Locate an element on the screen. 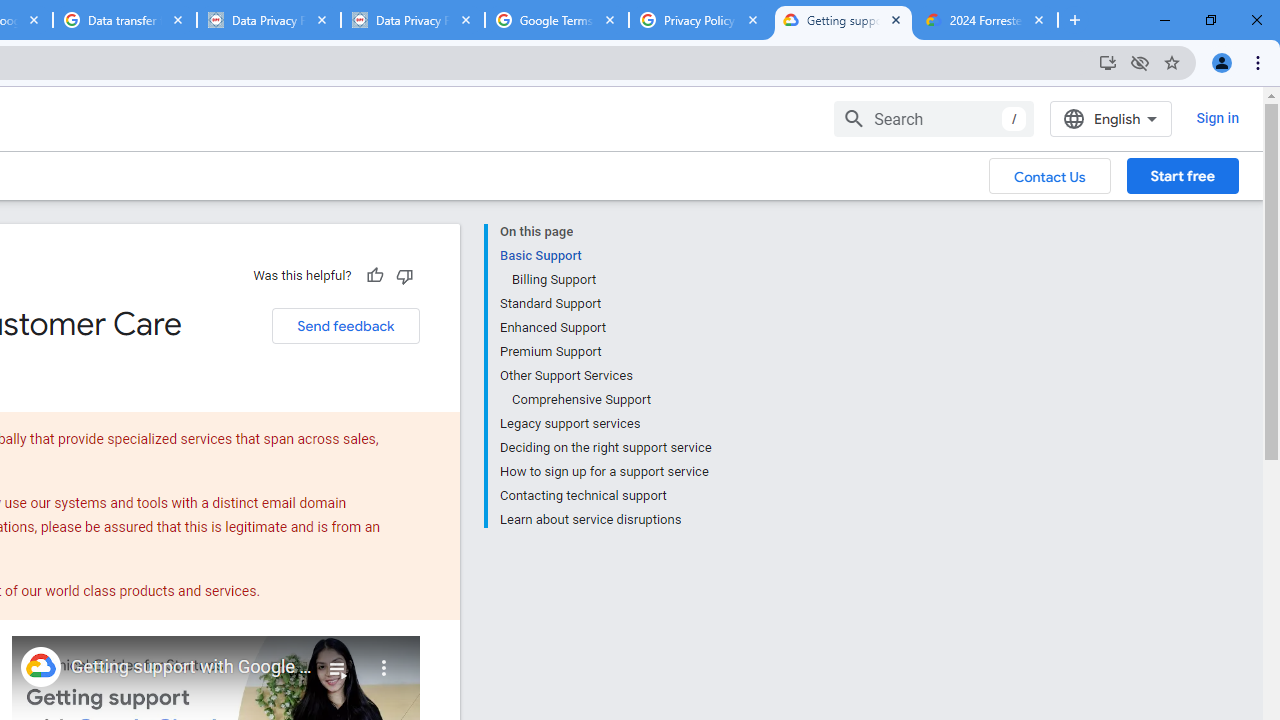 The width and height of the screenshot is (1280, 720). 'How to sign up for a support service' is located at coordinates (604, 471).